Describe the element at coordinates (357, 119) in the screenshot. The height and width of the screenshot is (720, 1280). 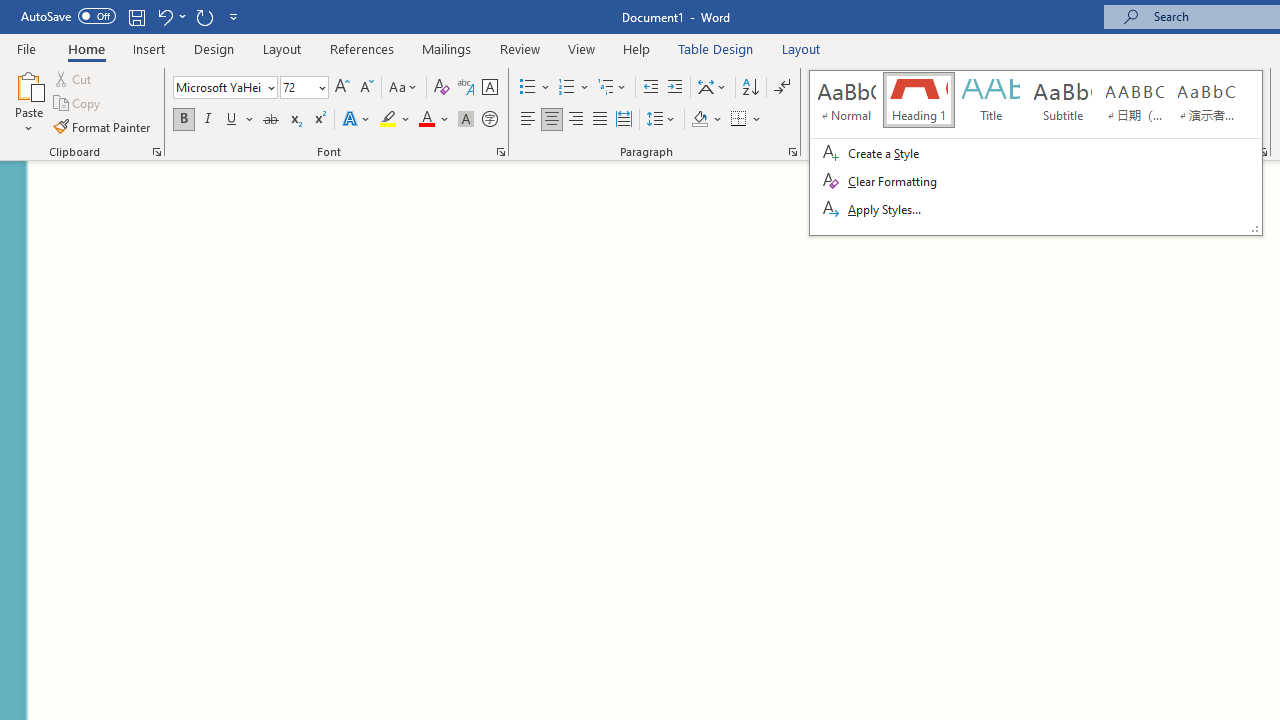
I see `'Text Effects and Typography'` at that location.